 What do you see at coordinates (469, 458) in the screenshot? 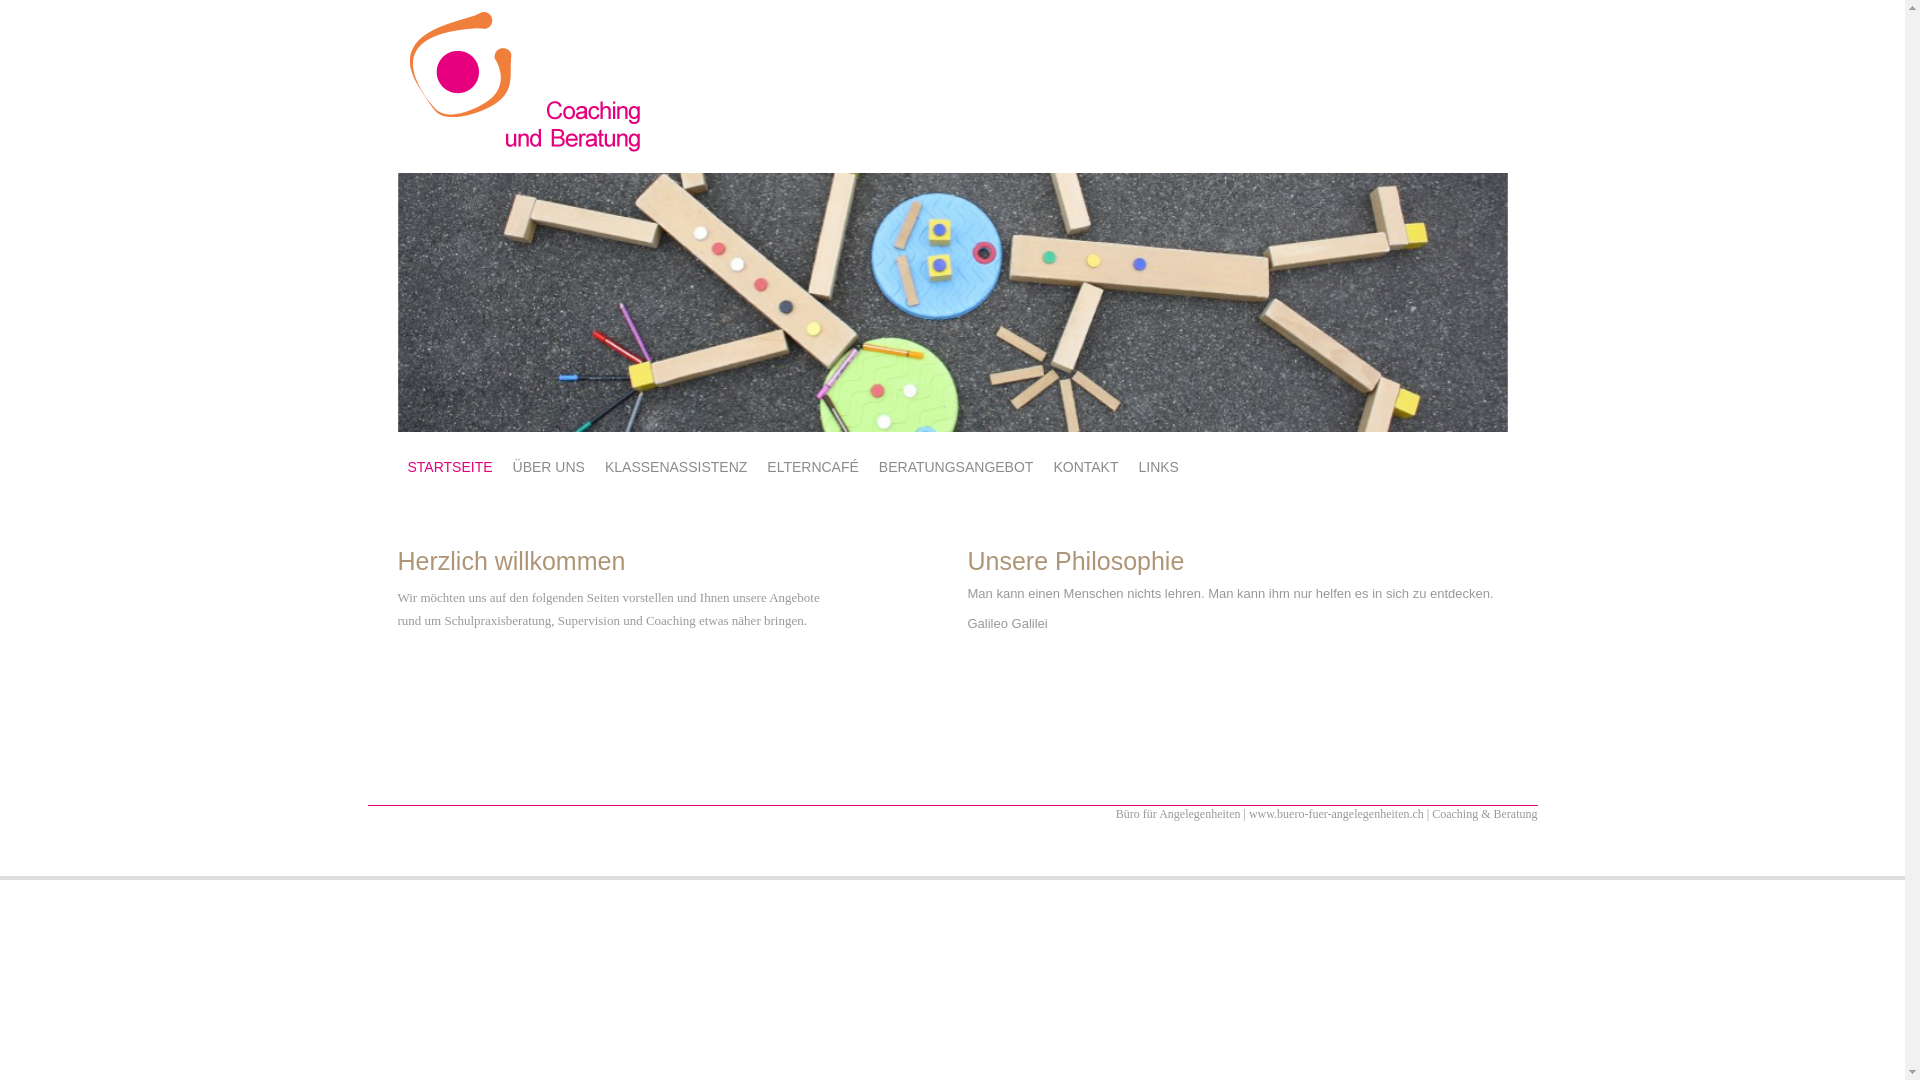
I see `'SKIP TO CONTENT'` at bounding box center [469, 458].